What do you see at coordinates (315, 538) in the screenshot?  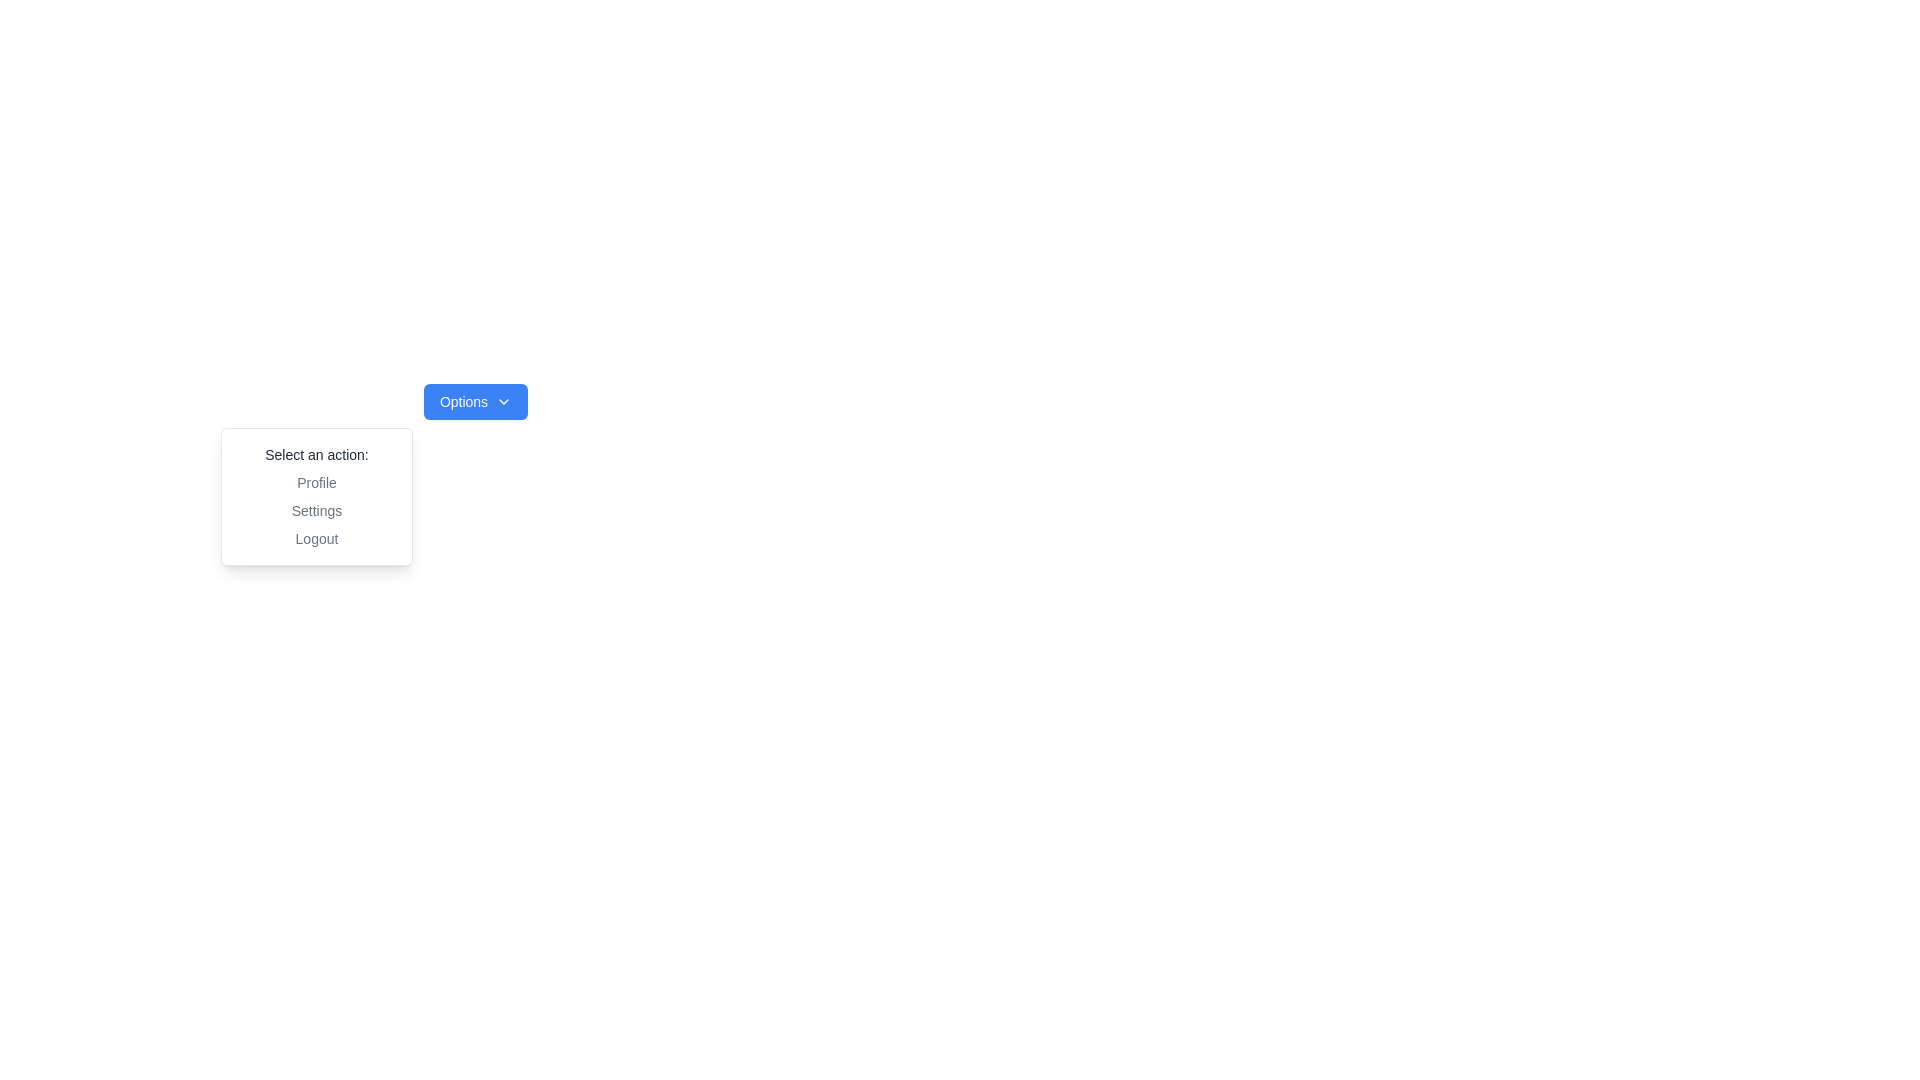 I see `the 'Logout' button, which is a text-based button displayed in medium gray color, located at the bottom of a vertical list in the context menu` at bounding box center [315, 538].